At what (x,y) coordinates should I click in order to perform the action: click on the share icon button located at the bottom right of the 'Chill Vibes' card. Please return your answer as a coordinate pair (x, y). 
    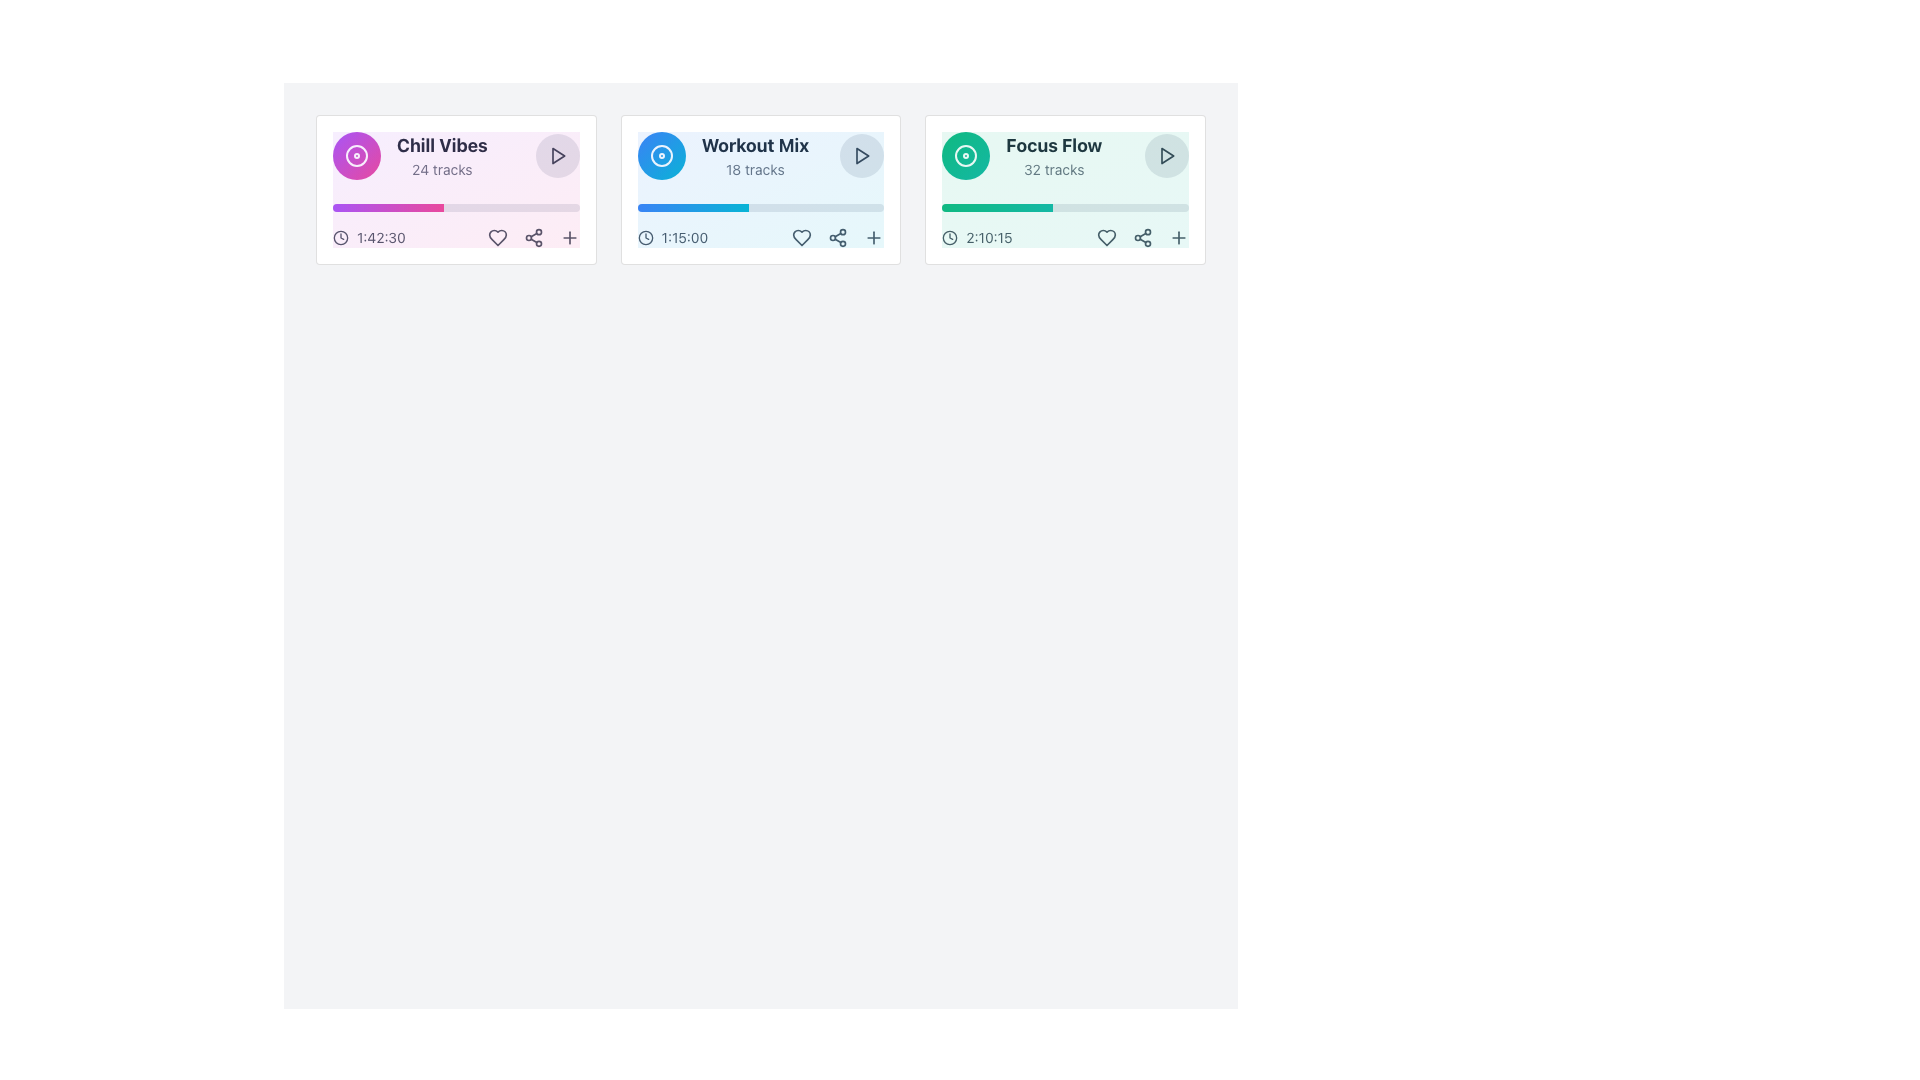
    Looking at the image, I should click on (533, 237).